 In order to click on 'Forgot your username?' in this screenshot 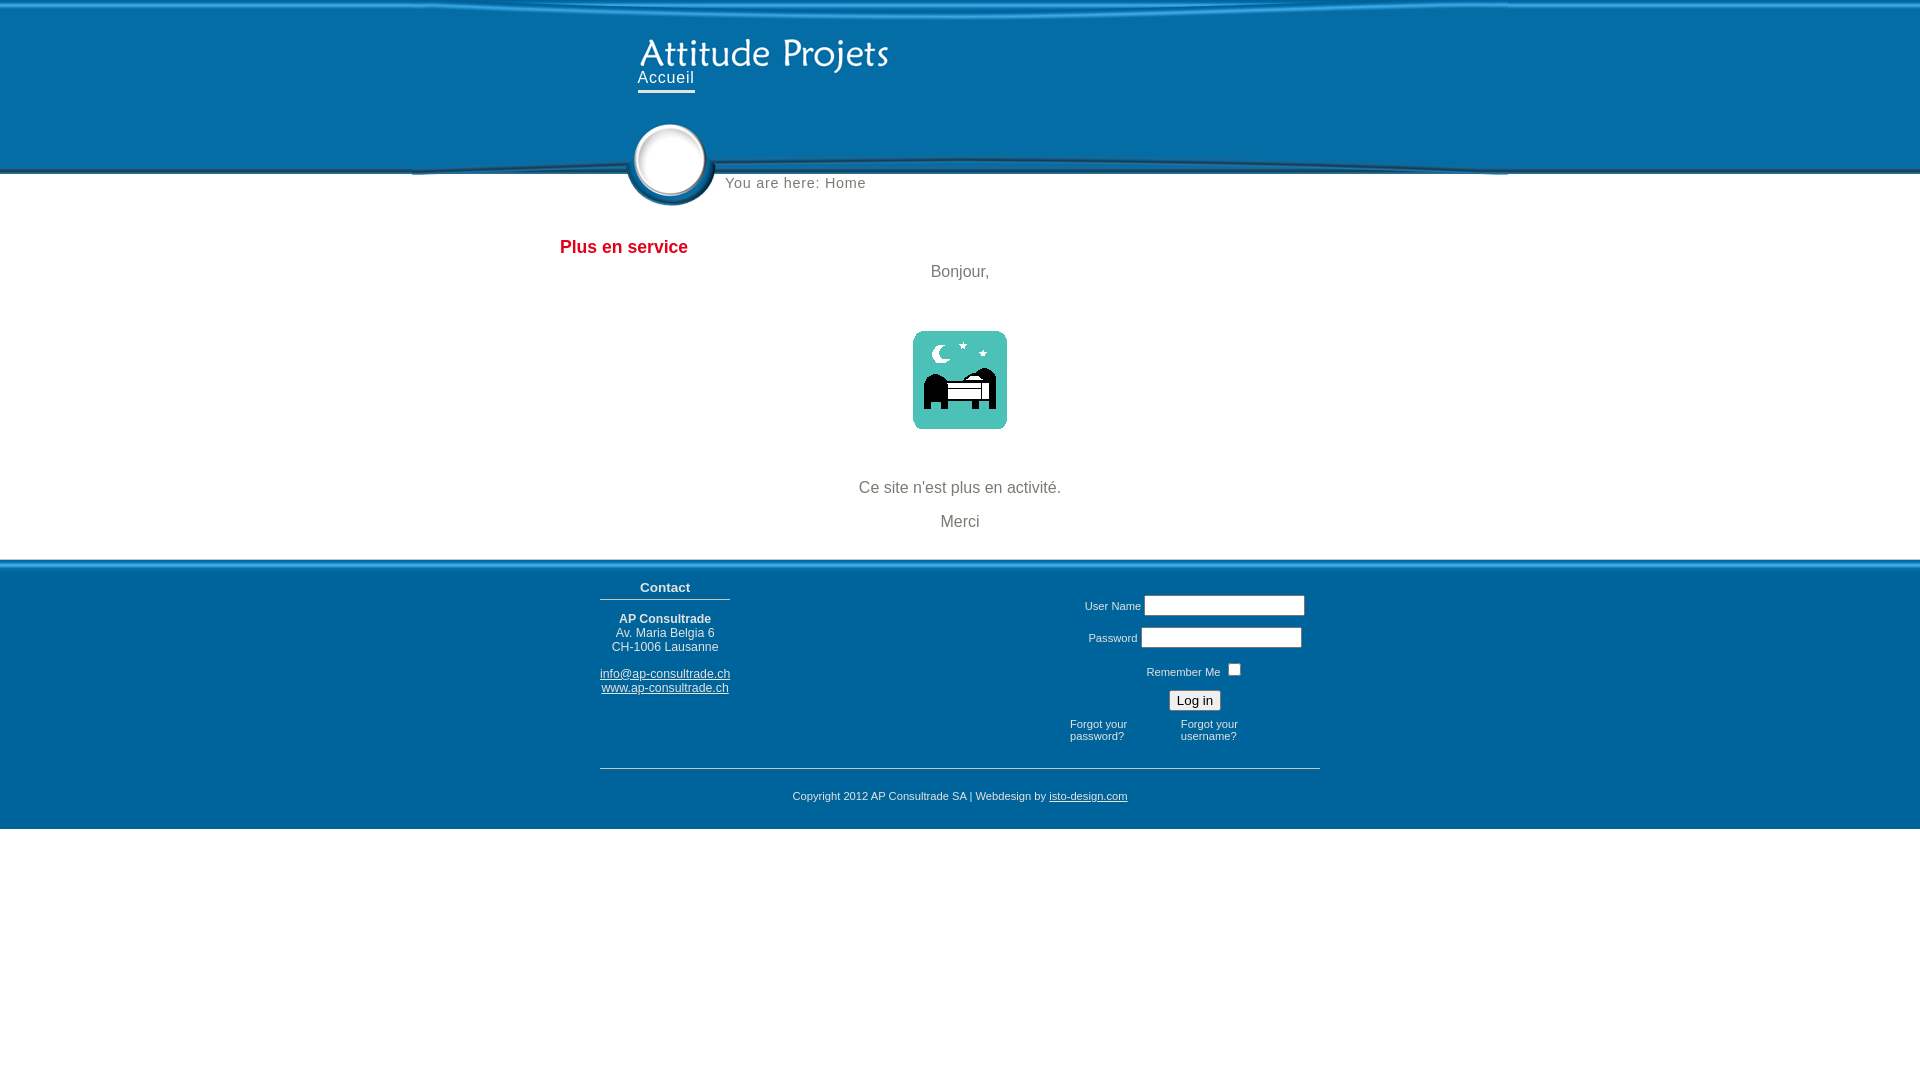, I will do `click(1230, 729)`.